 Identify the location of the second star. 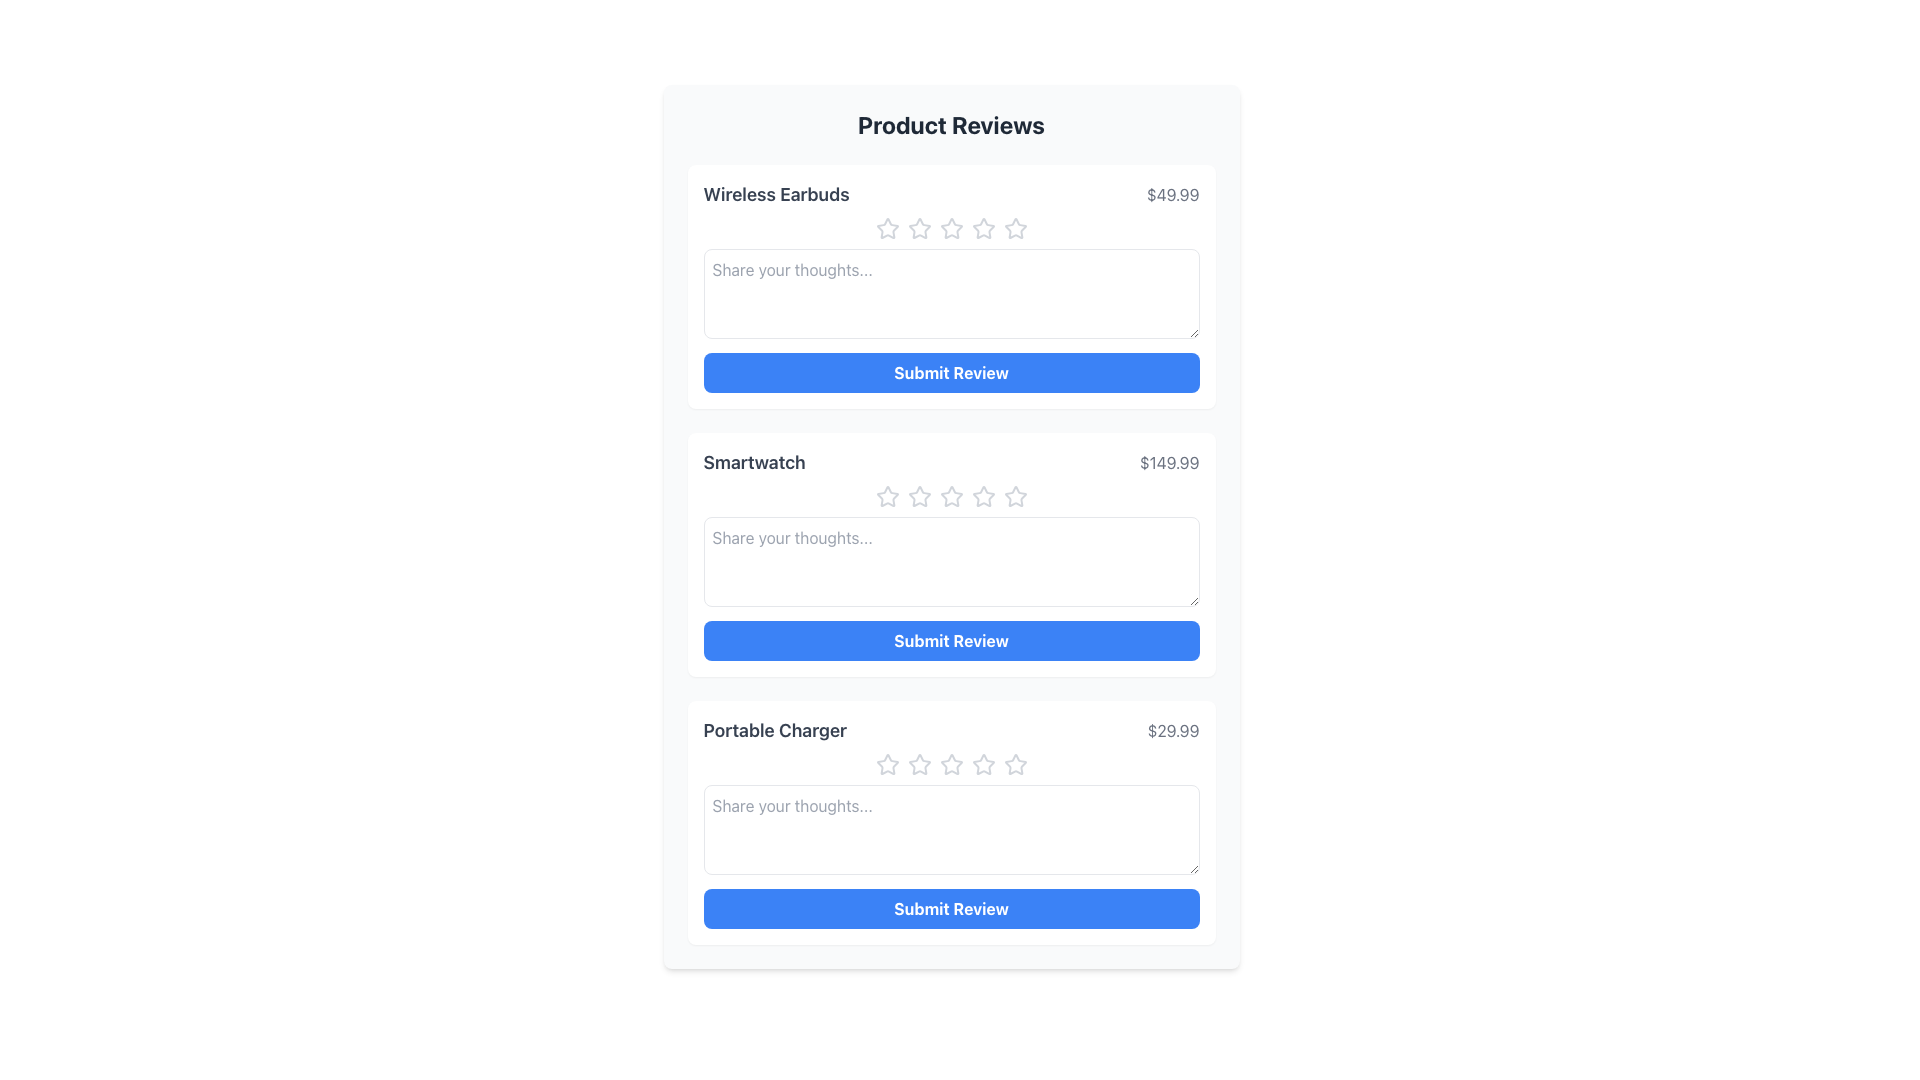
(918, 496).